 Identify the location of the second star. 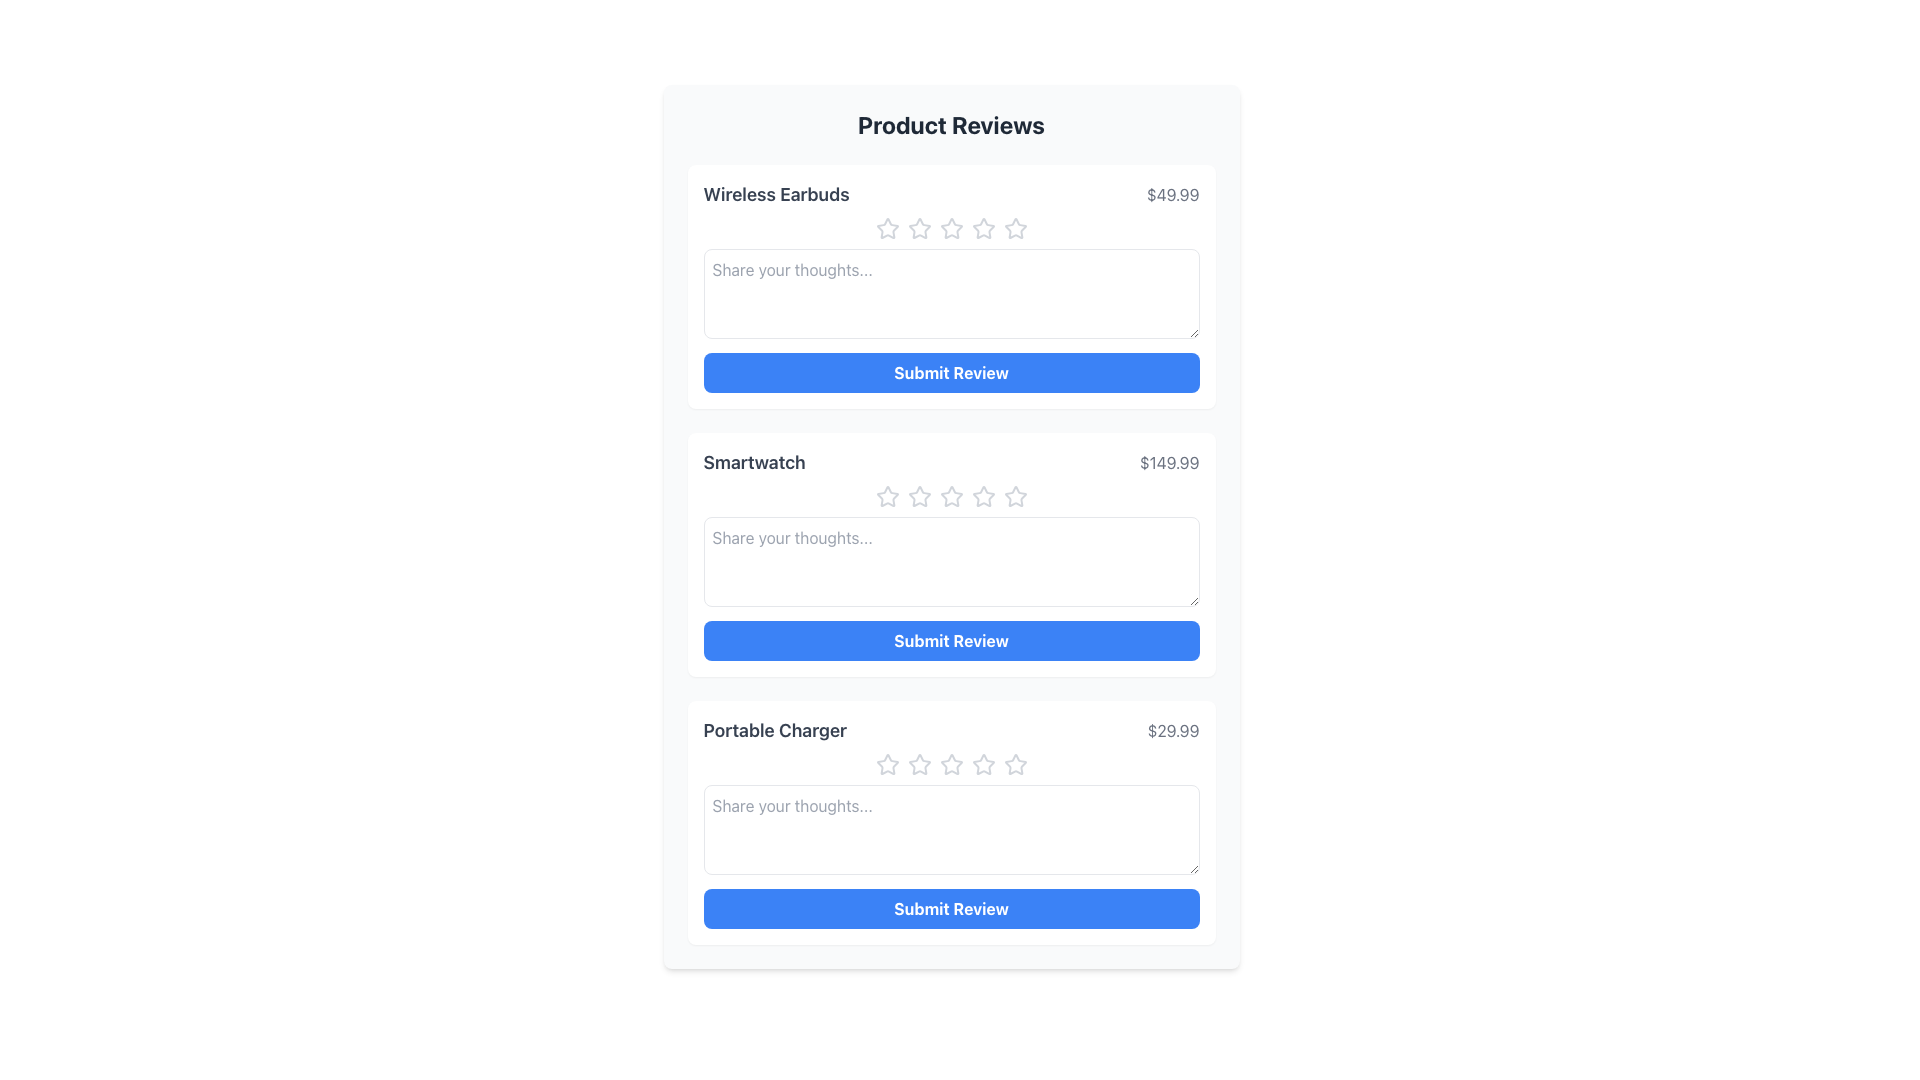
(918, 496).